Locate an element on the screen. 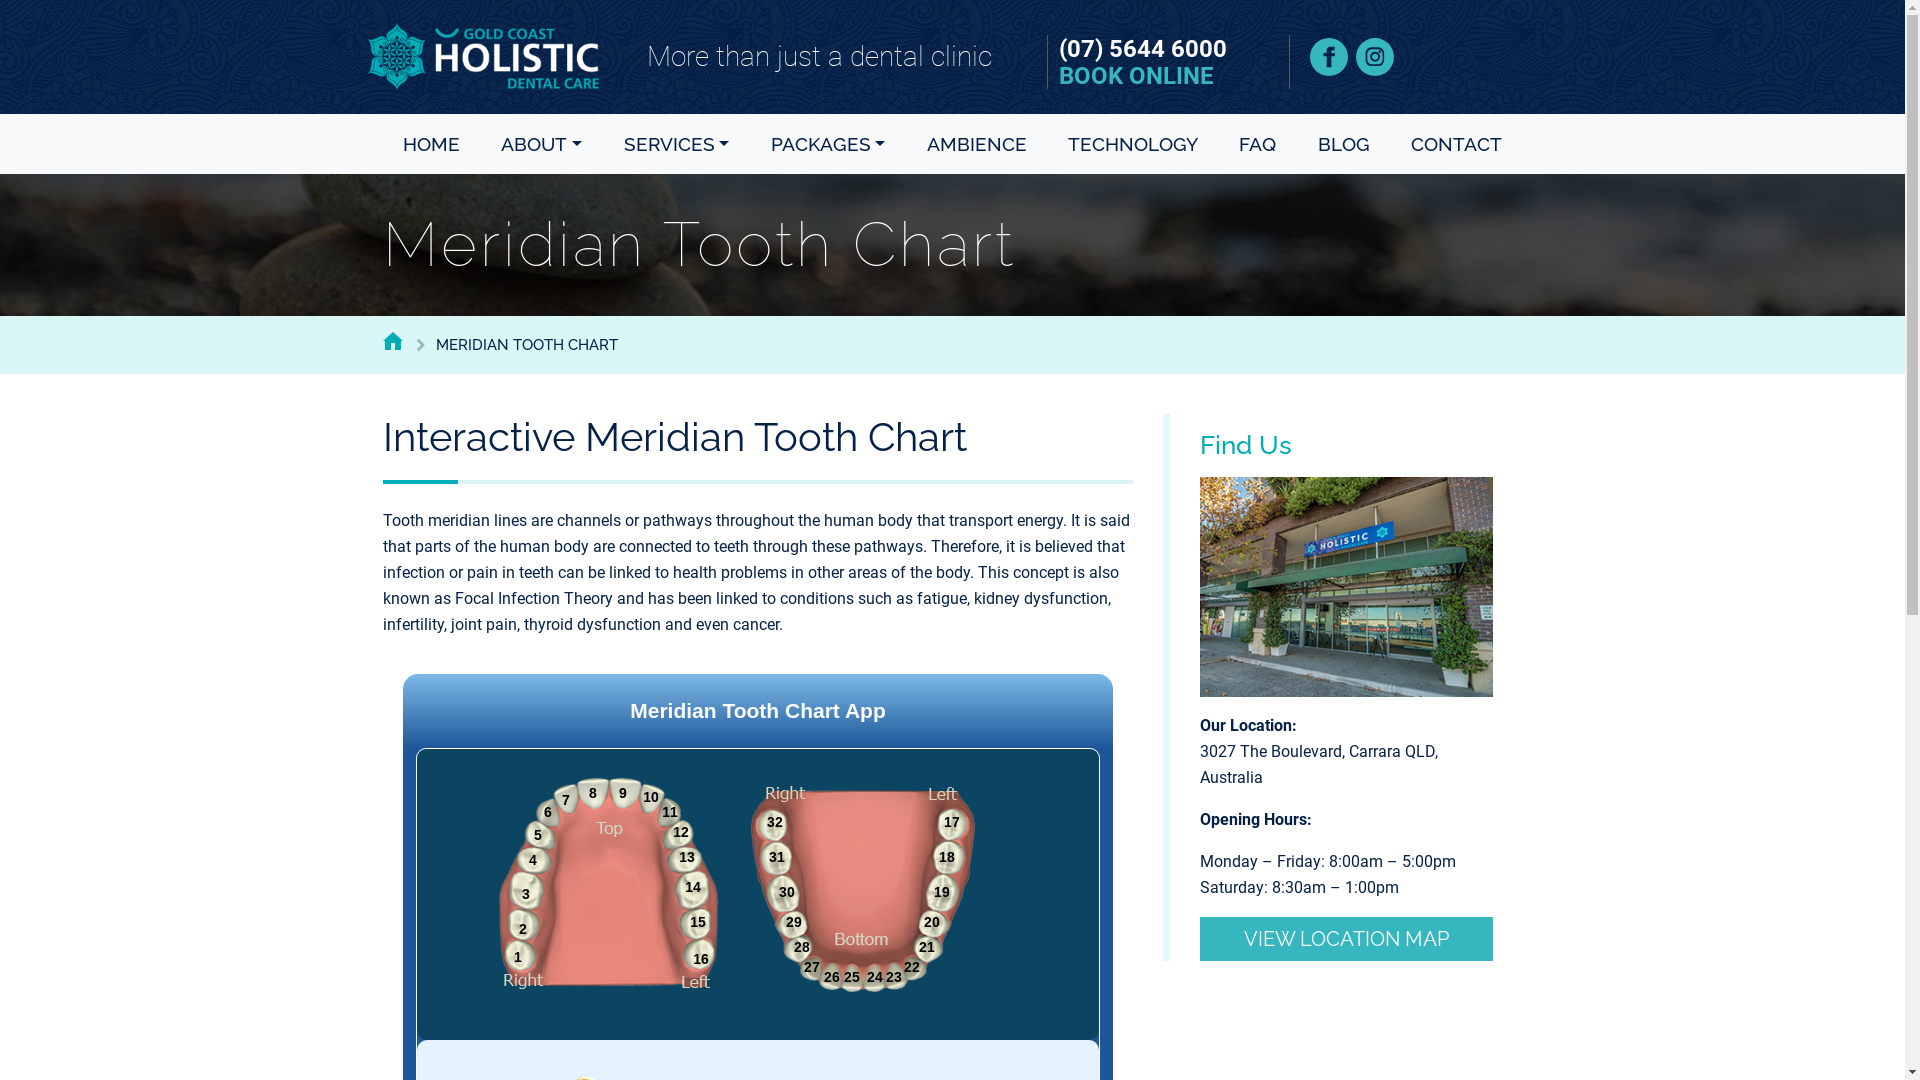 This screenshot has width=1920, height=1080. 'PACKAGES' is located at coordinates (762, 143).